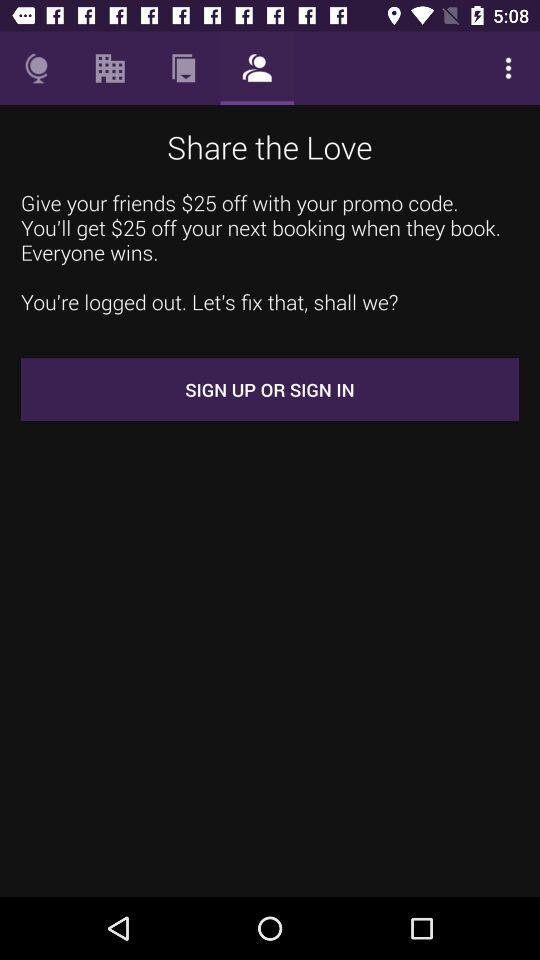 Image resolution: width=540 pixels, height=960 pixels. Describe the element at coordinates (257, 68) in the screenshot. I see `item above share the love` at that location.